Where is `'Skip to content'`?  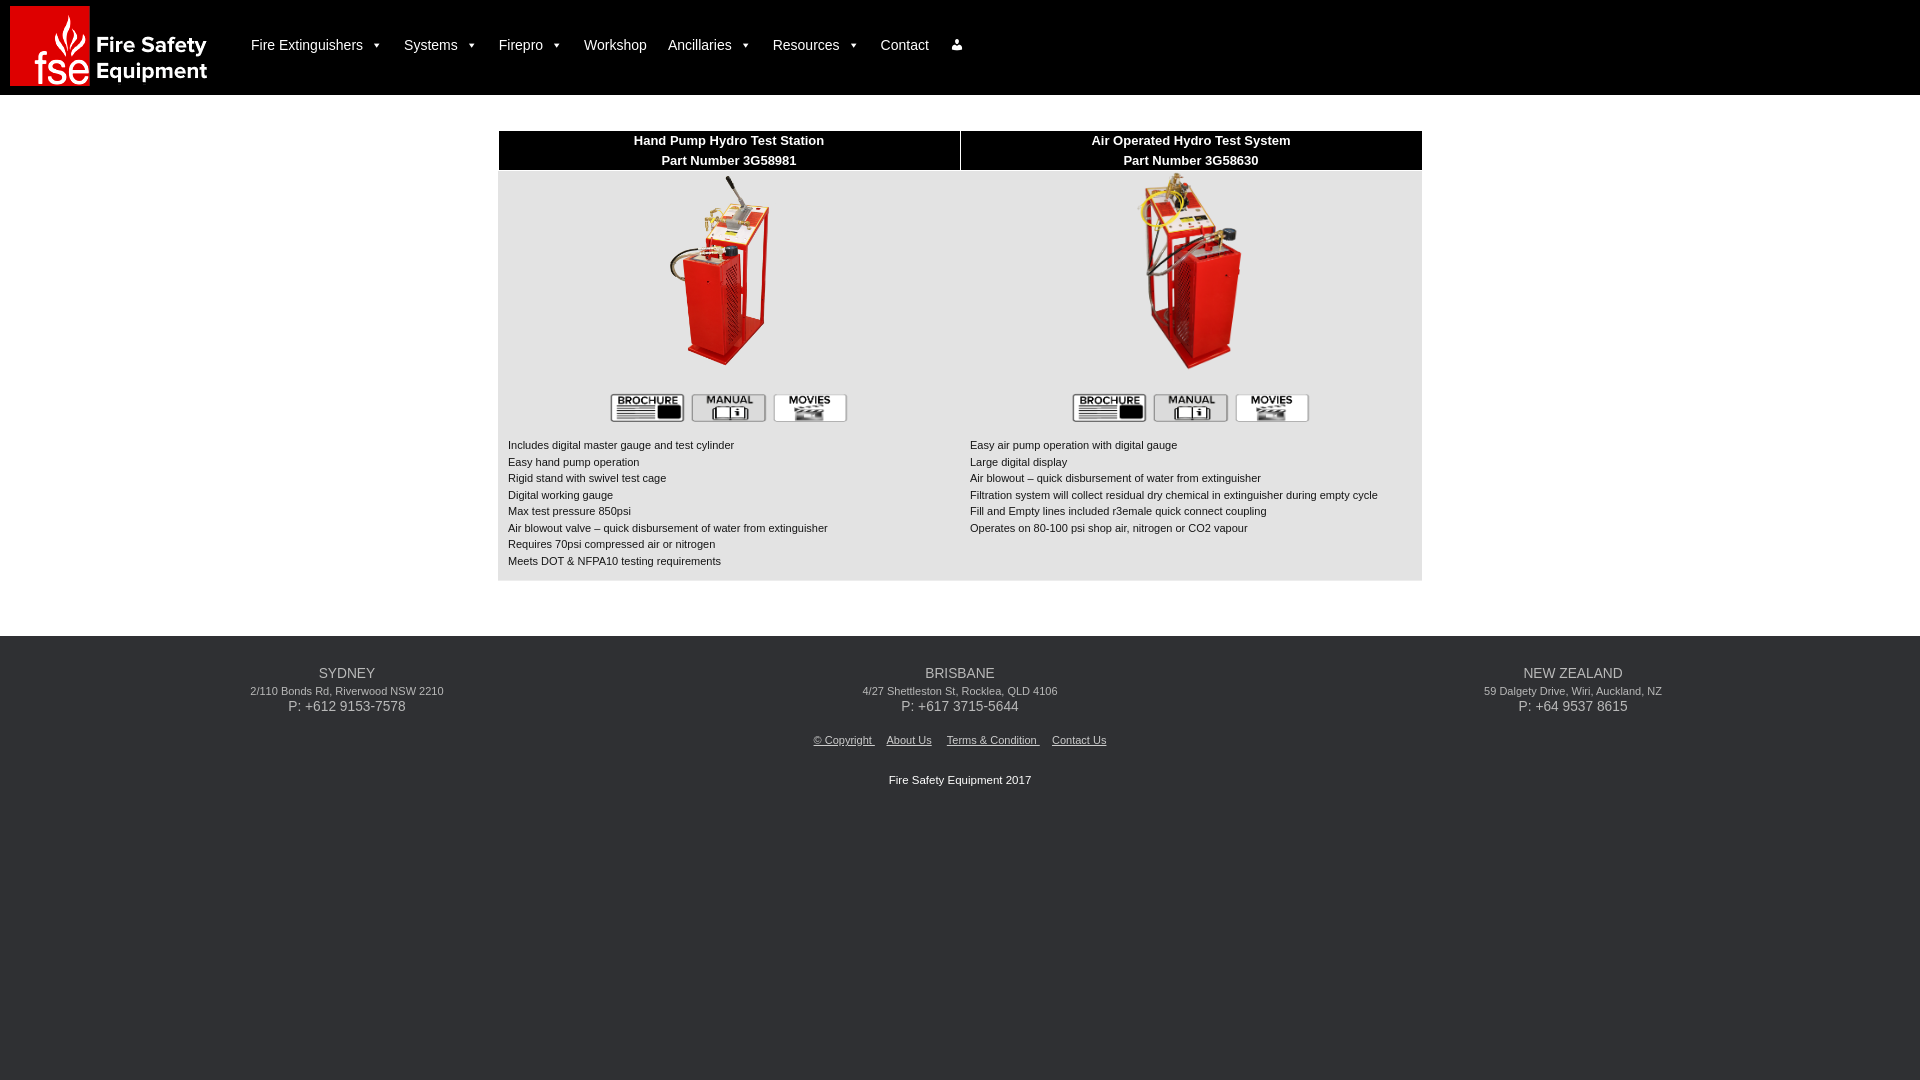
'Skip to content' is located at coordinates (0, 0).